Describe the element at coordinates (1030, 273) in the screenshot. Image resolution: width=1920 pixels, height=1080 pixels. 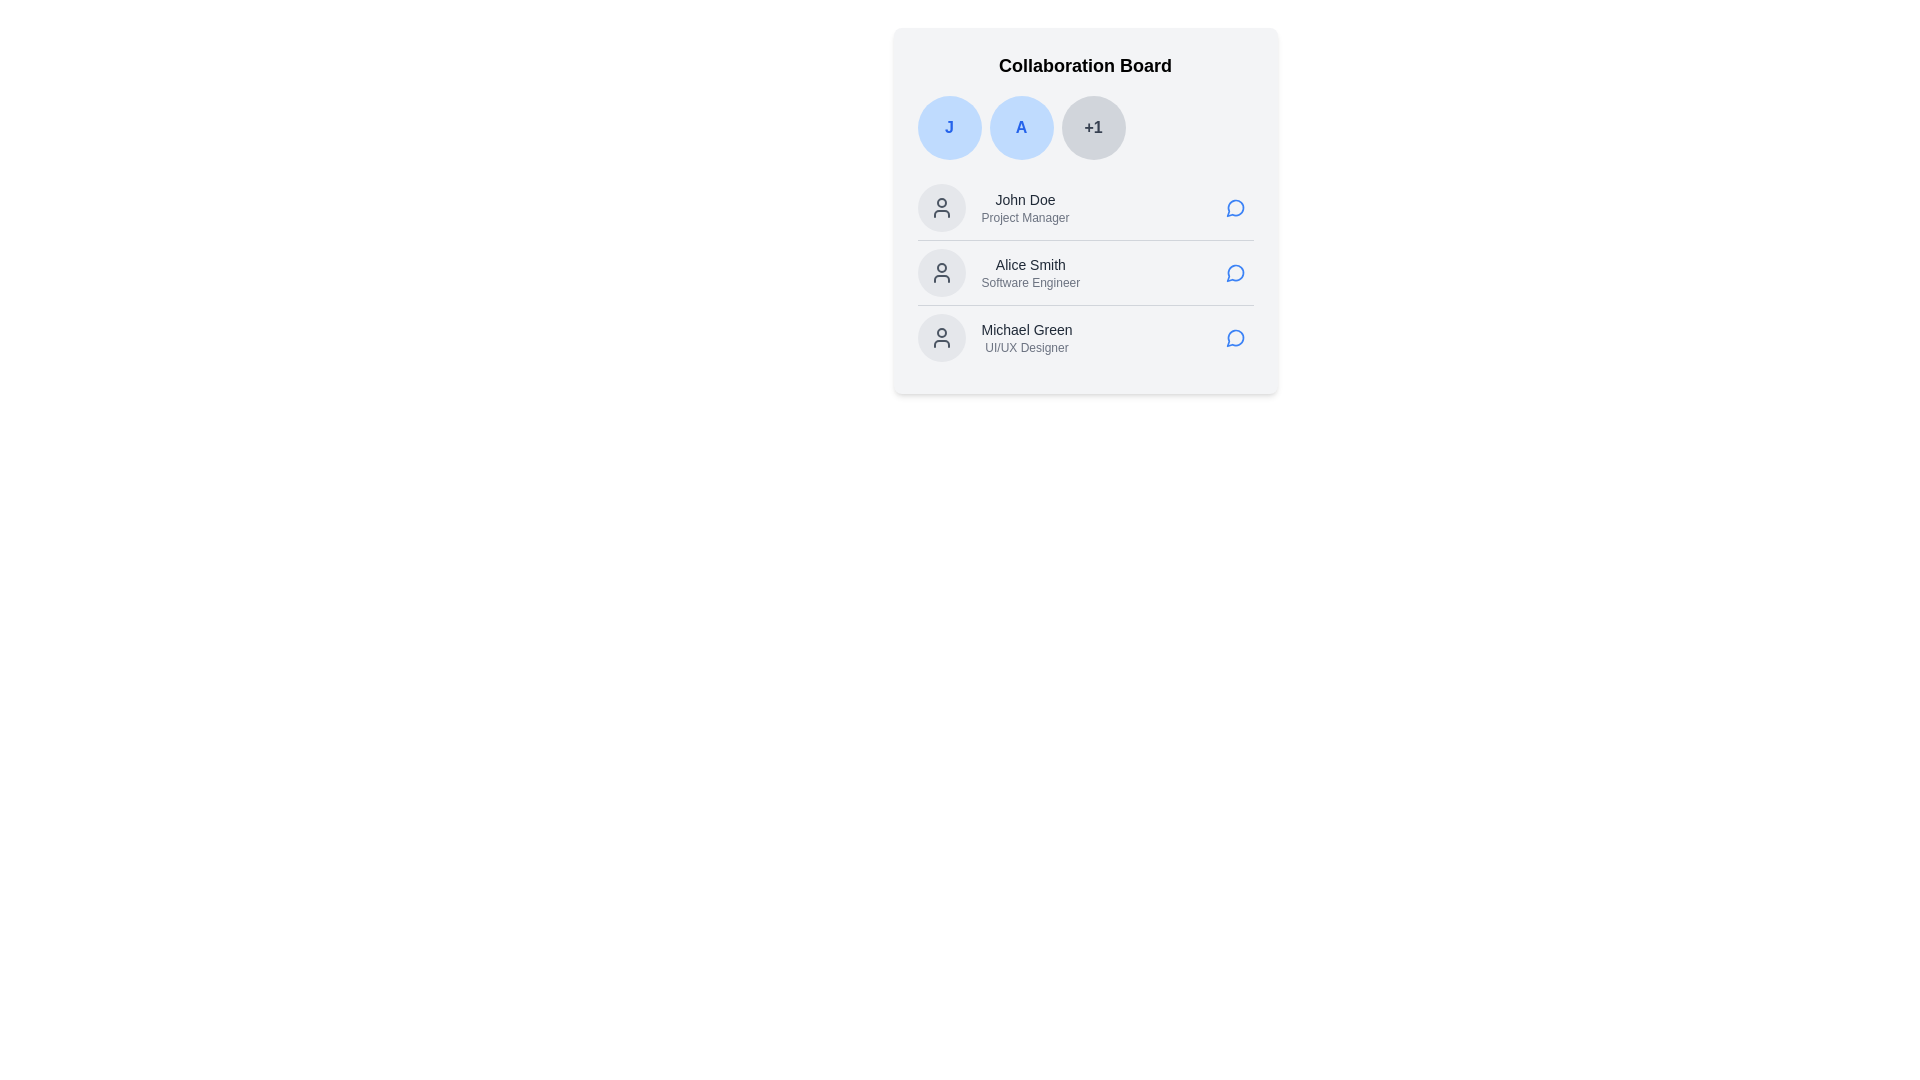
I see `information displayed in the Text Display Component that shows 'Alice Smith' in bold and 'Software Engineer' in a smaller font` at that location.